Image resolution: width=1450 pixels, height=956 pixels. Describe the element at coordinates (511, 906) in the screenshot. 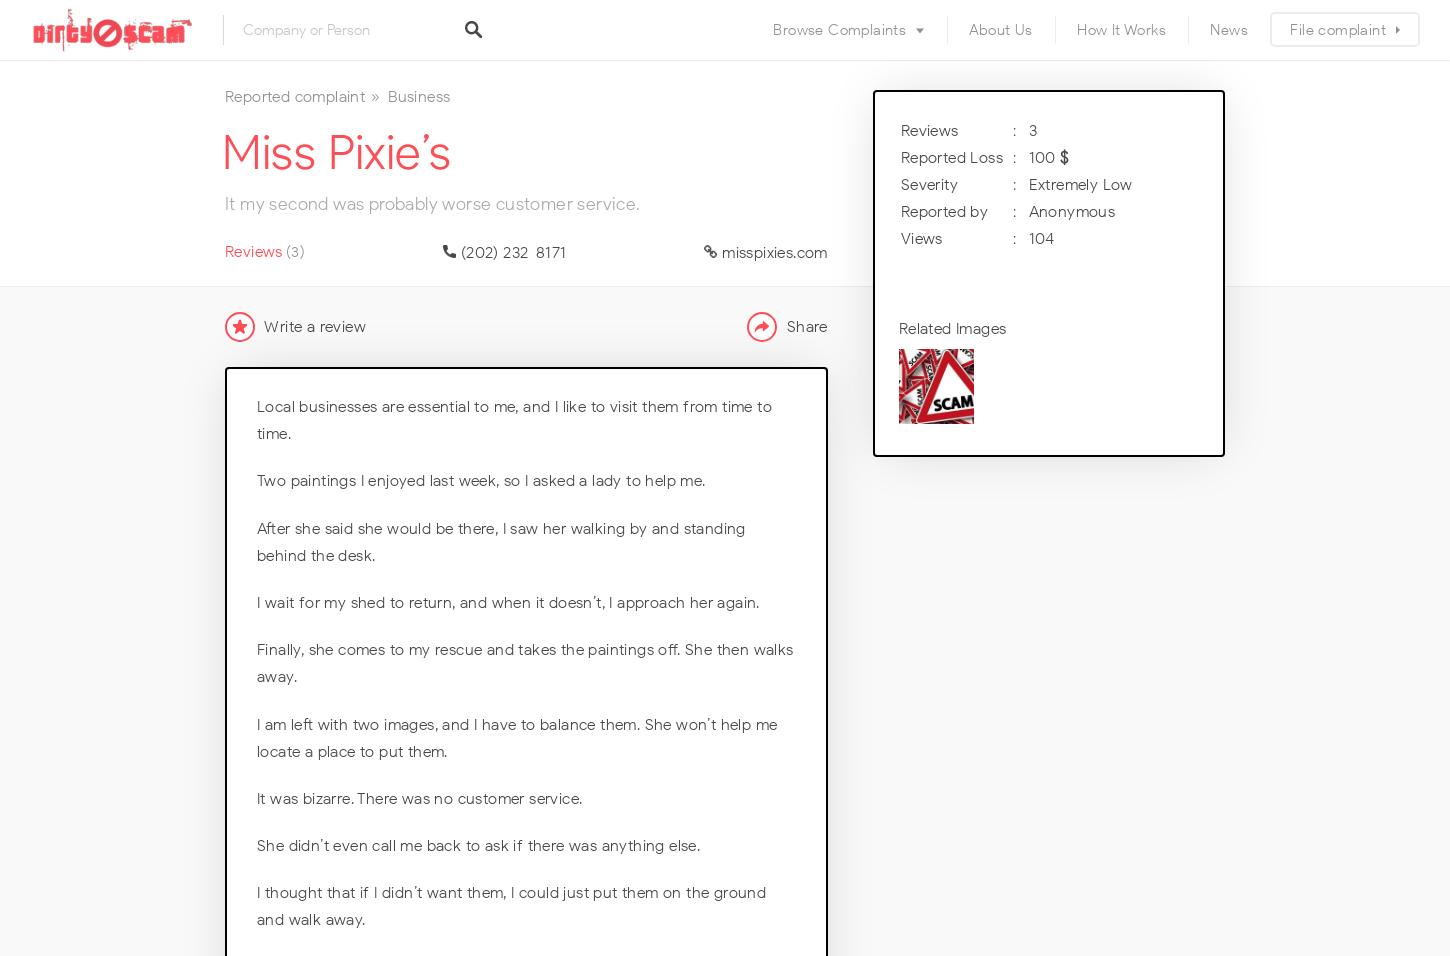

I see `'I thought that if I didn’t want them, I could just put them on the ground and walk away.'` at that location.